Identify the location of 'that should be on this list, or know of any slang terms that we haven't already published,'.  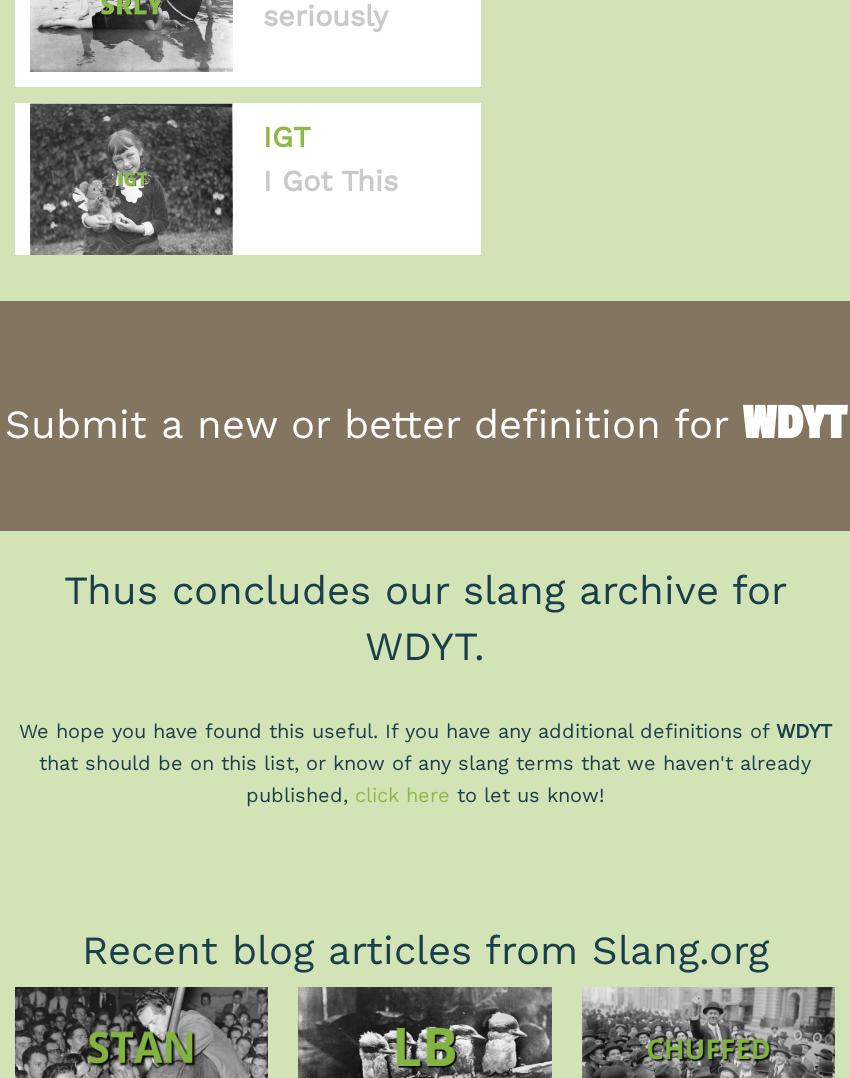
(425, 777).